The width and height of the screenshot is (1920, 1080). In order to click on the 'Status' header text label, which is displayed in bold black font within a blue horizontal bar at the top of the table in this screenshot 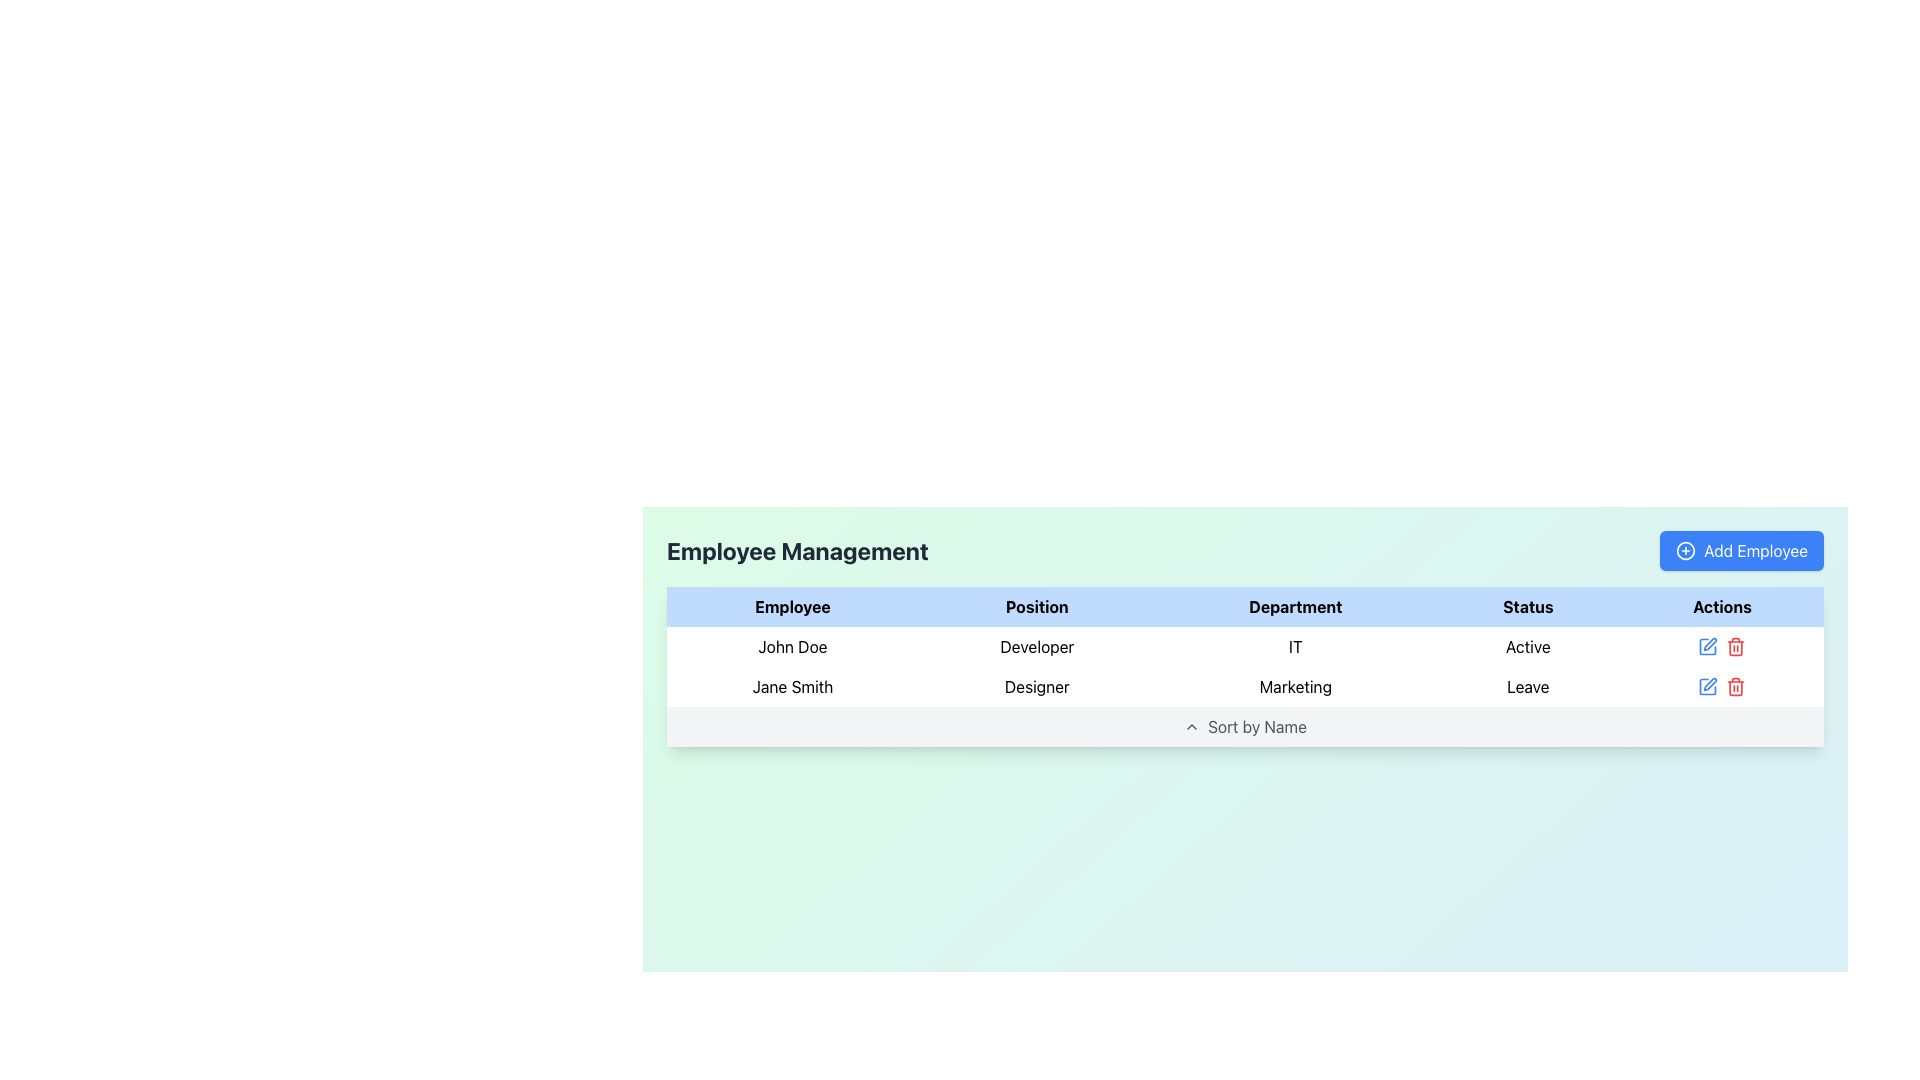, I will do `click(1527, 605)`.